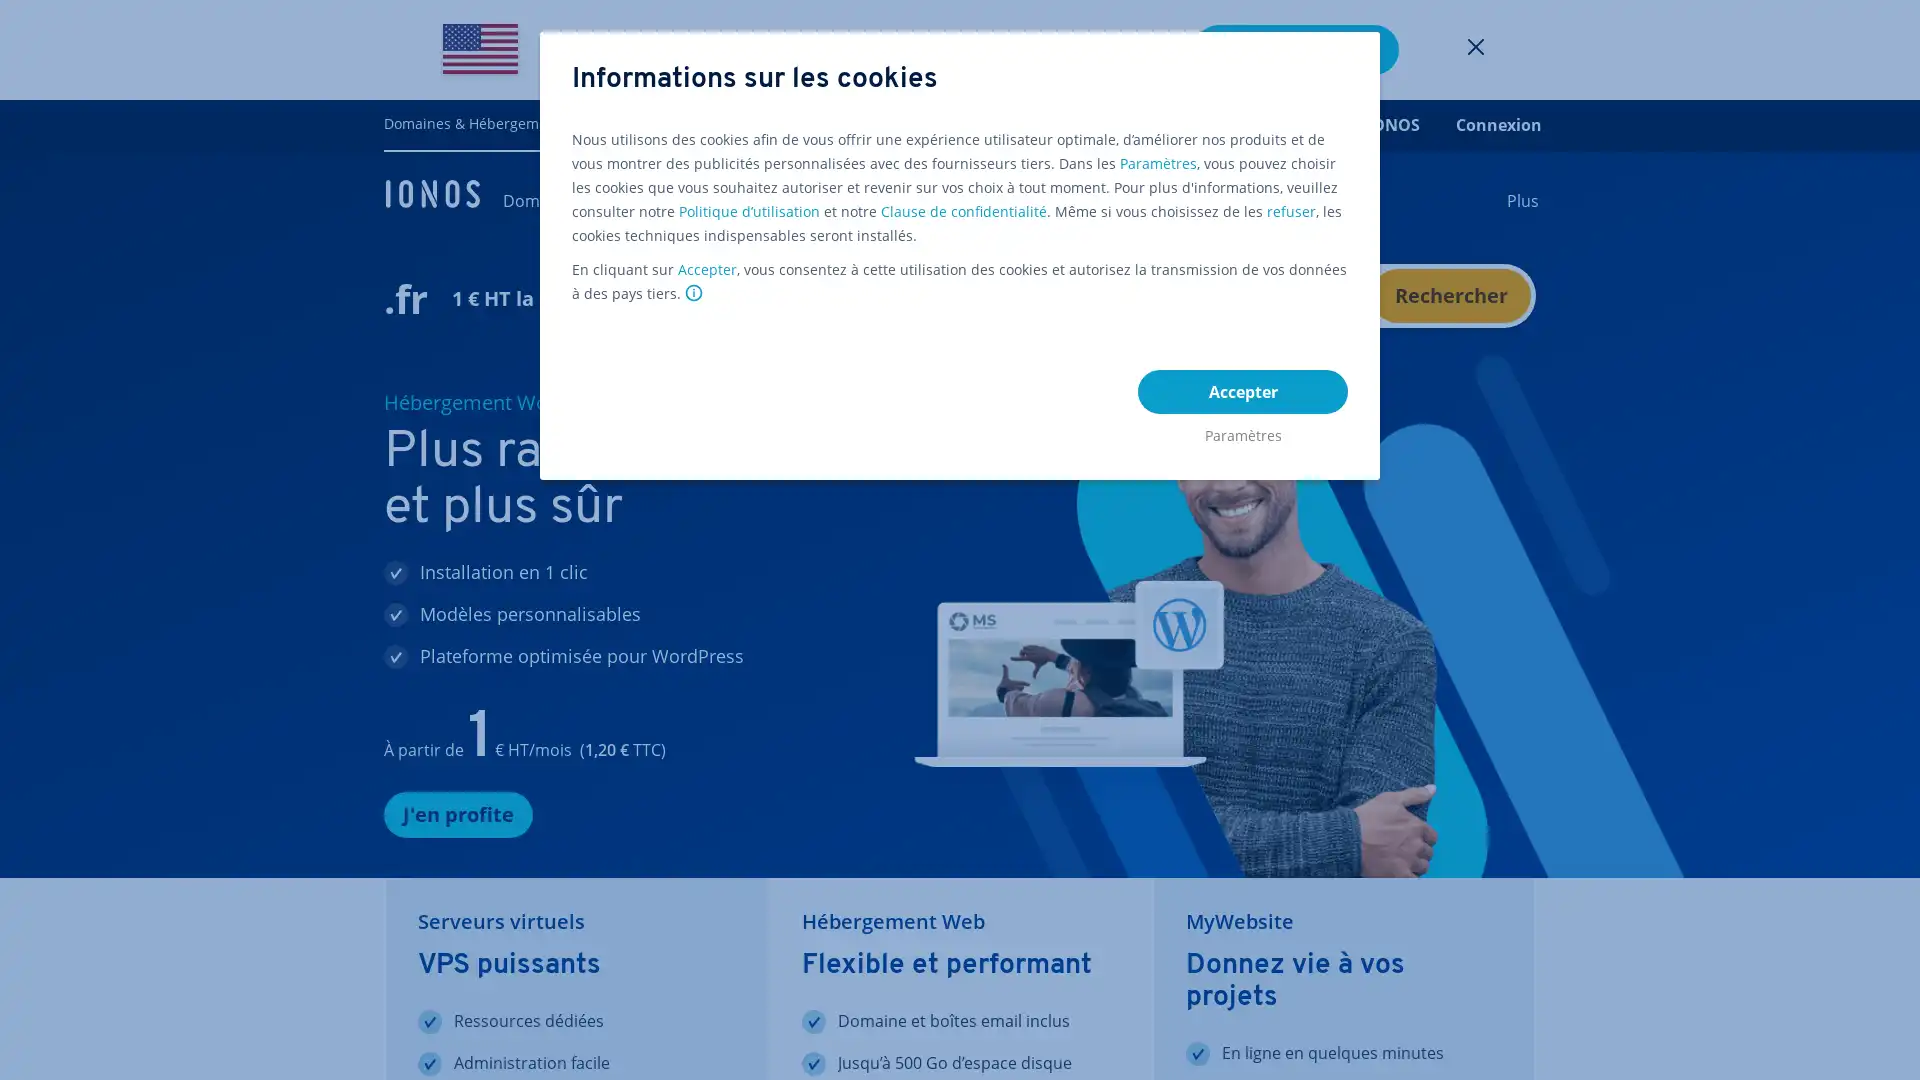  I want to click on Hebergement Nouveau, so click(907, 200).